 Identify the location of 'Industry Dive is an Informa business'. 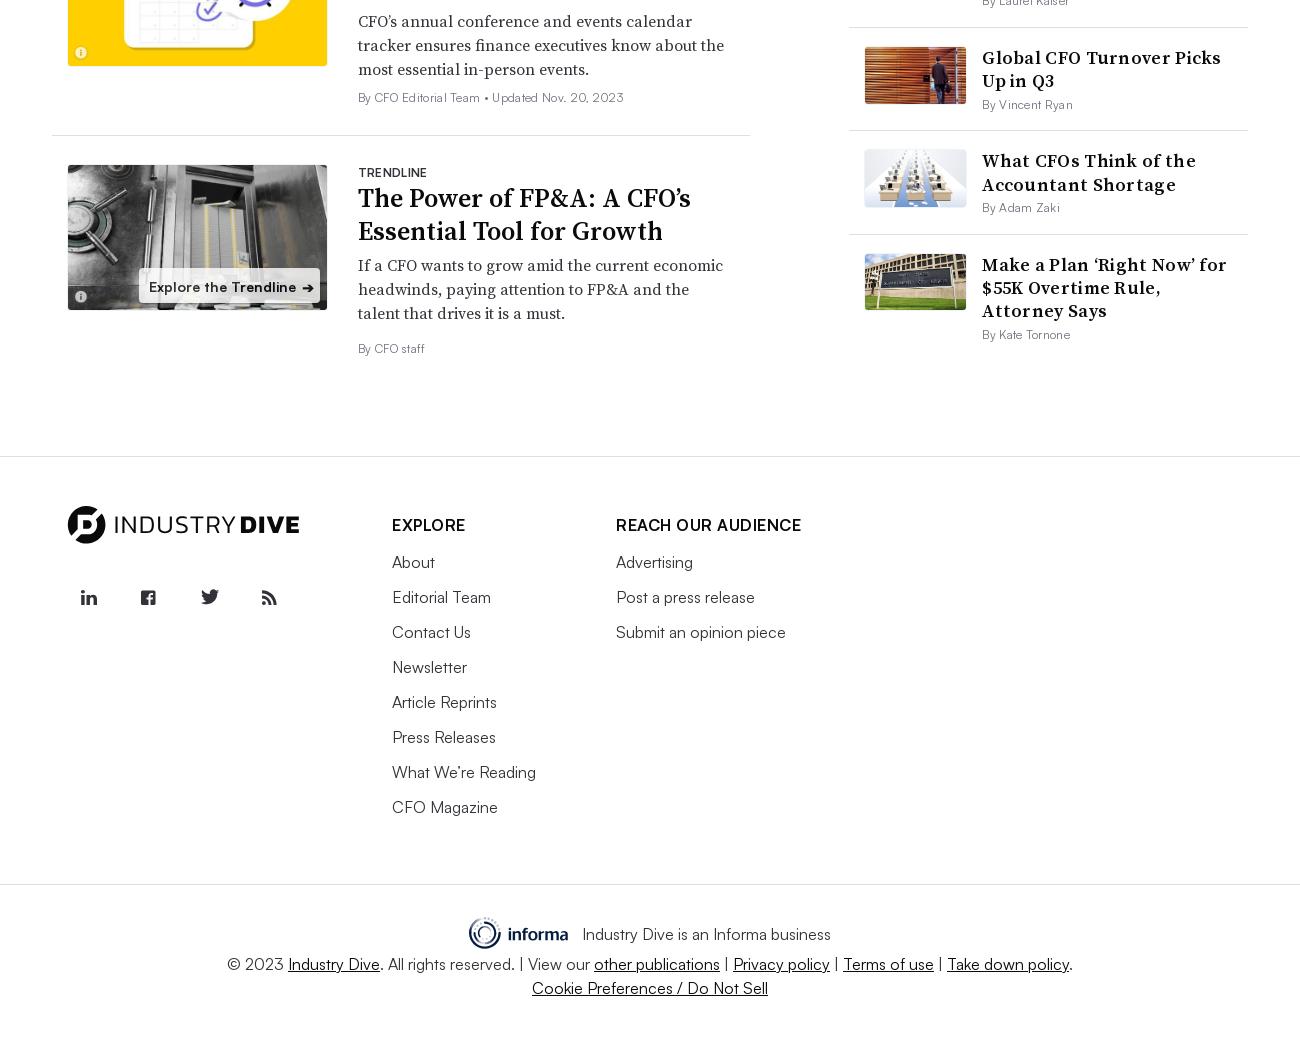
(579, 933).